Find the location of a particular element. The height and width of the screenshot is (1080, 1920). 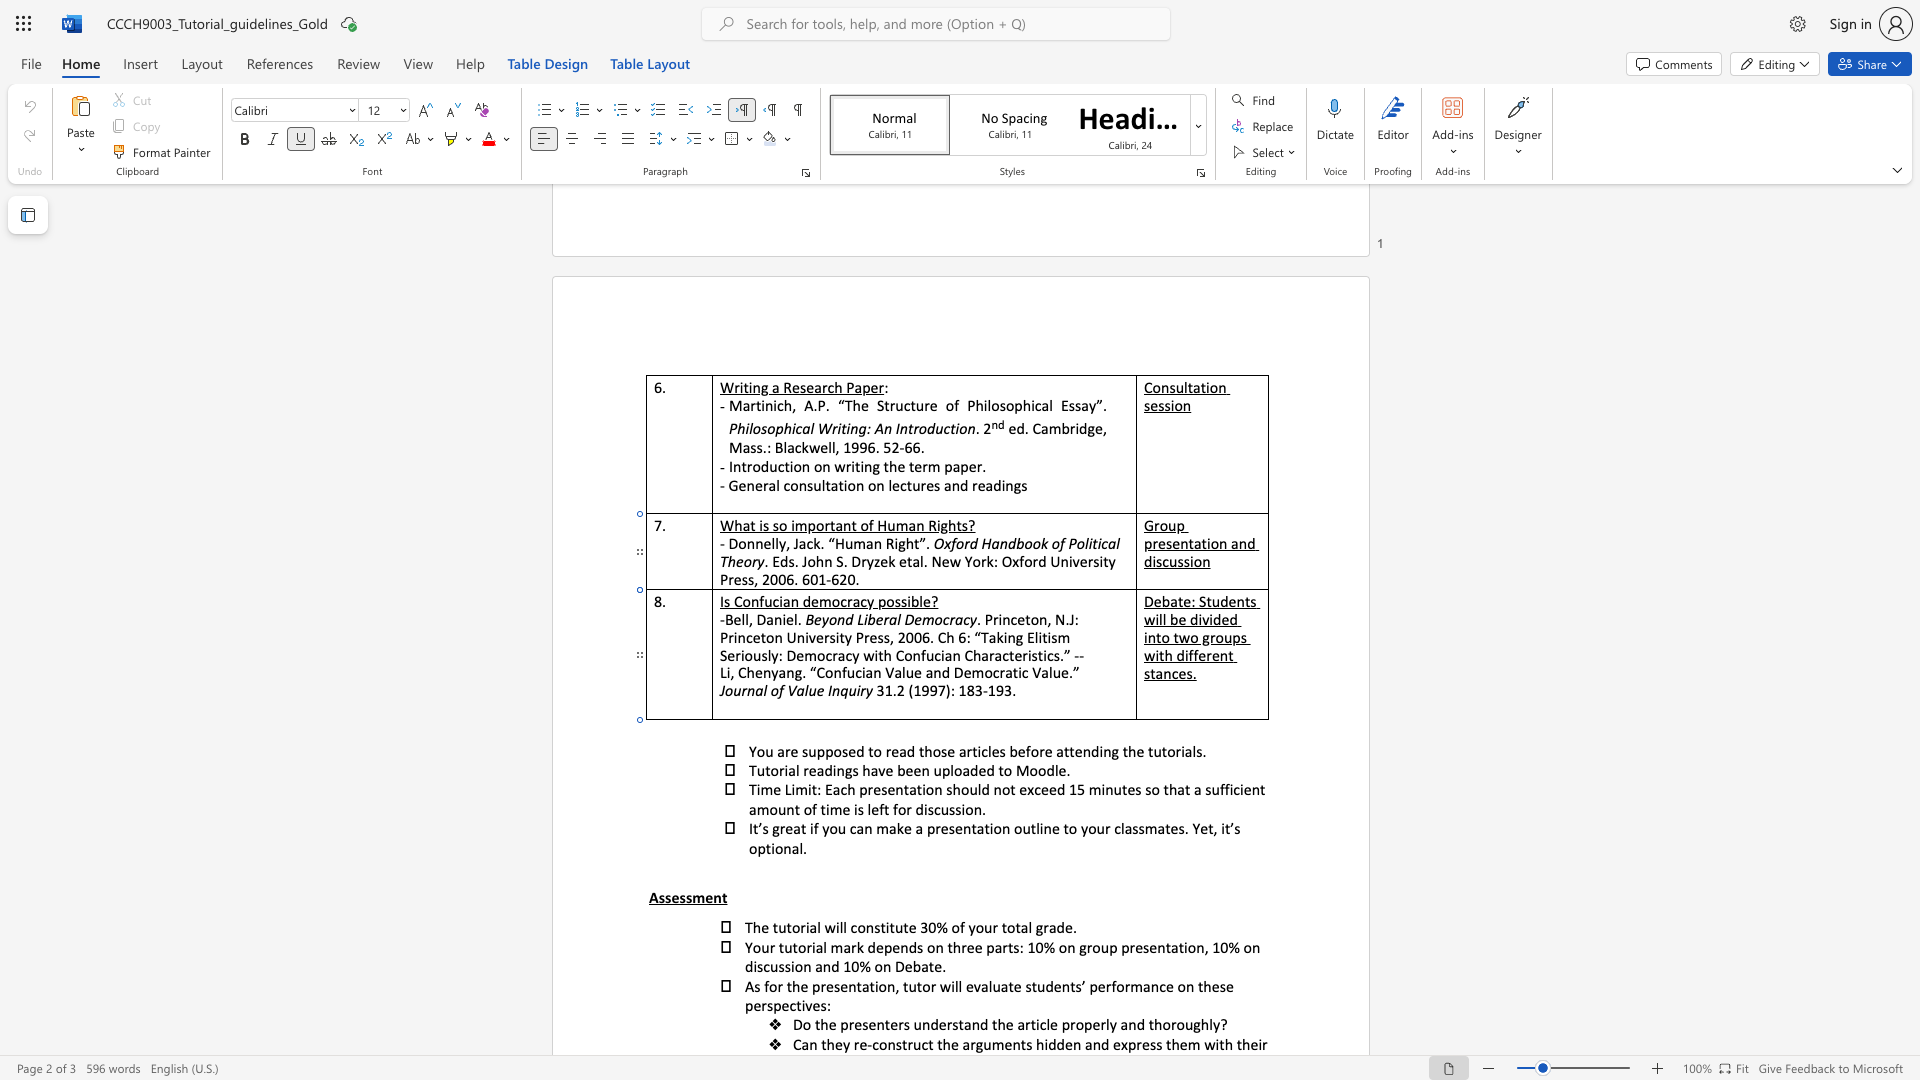

the 1th character "D" in the text is located at coordinates (760, 618).